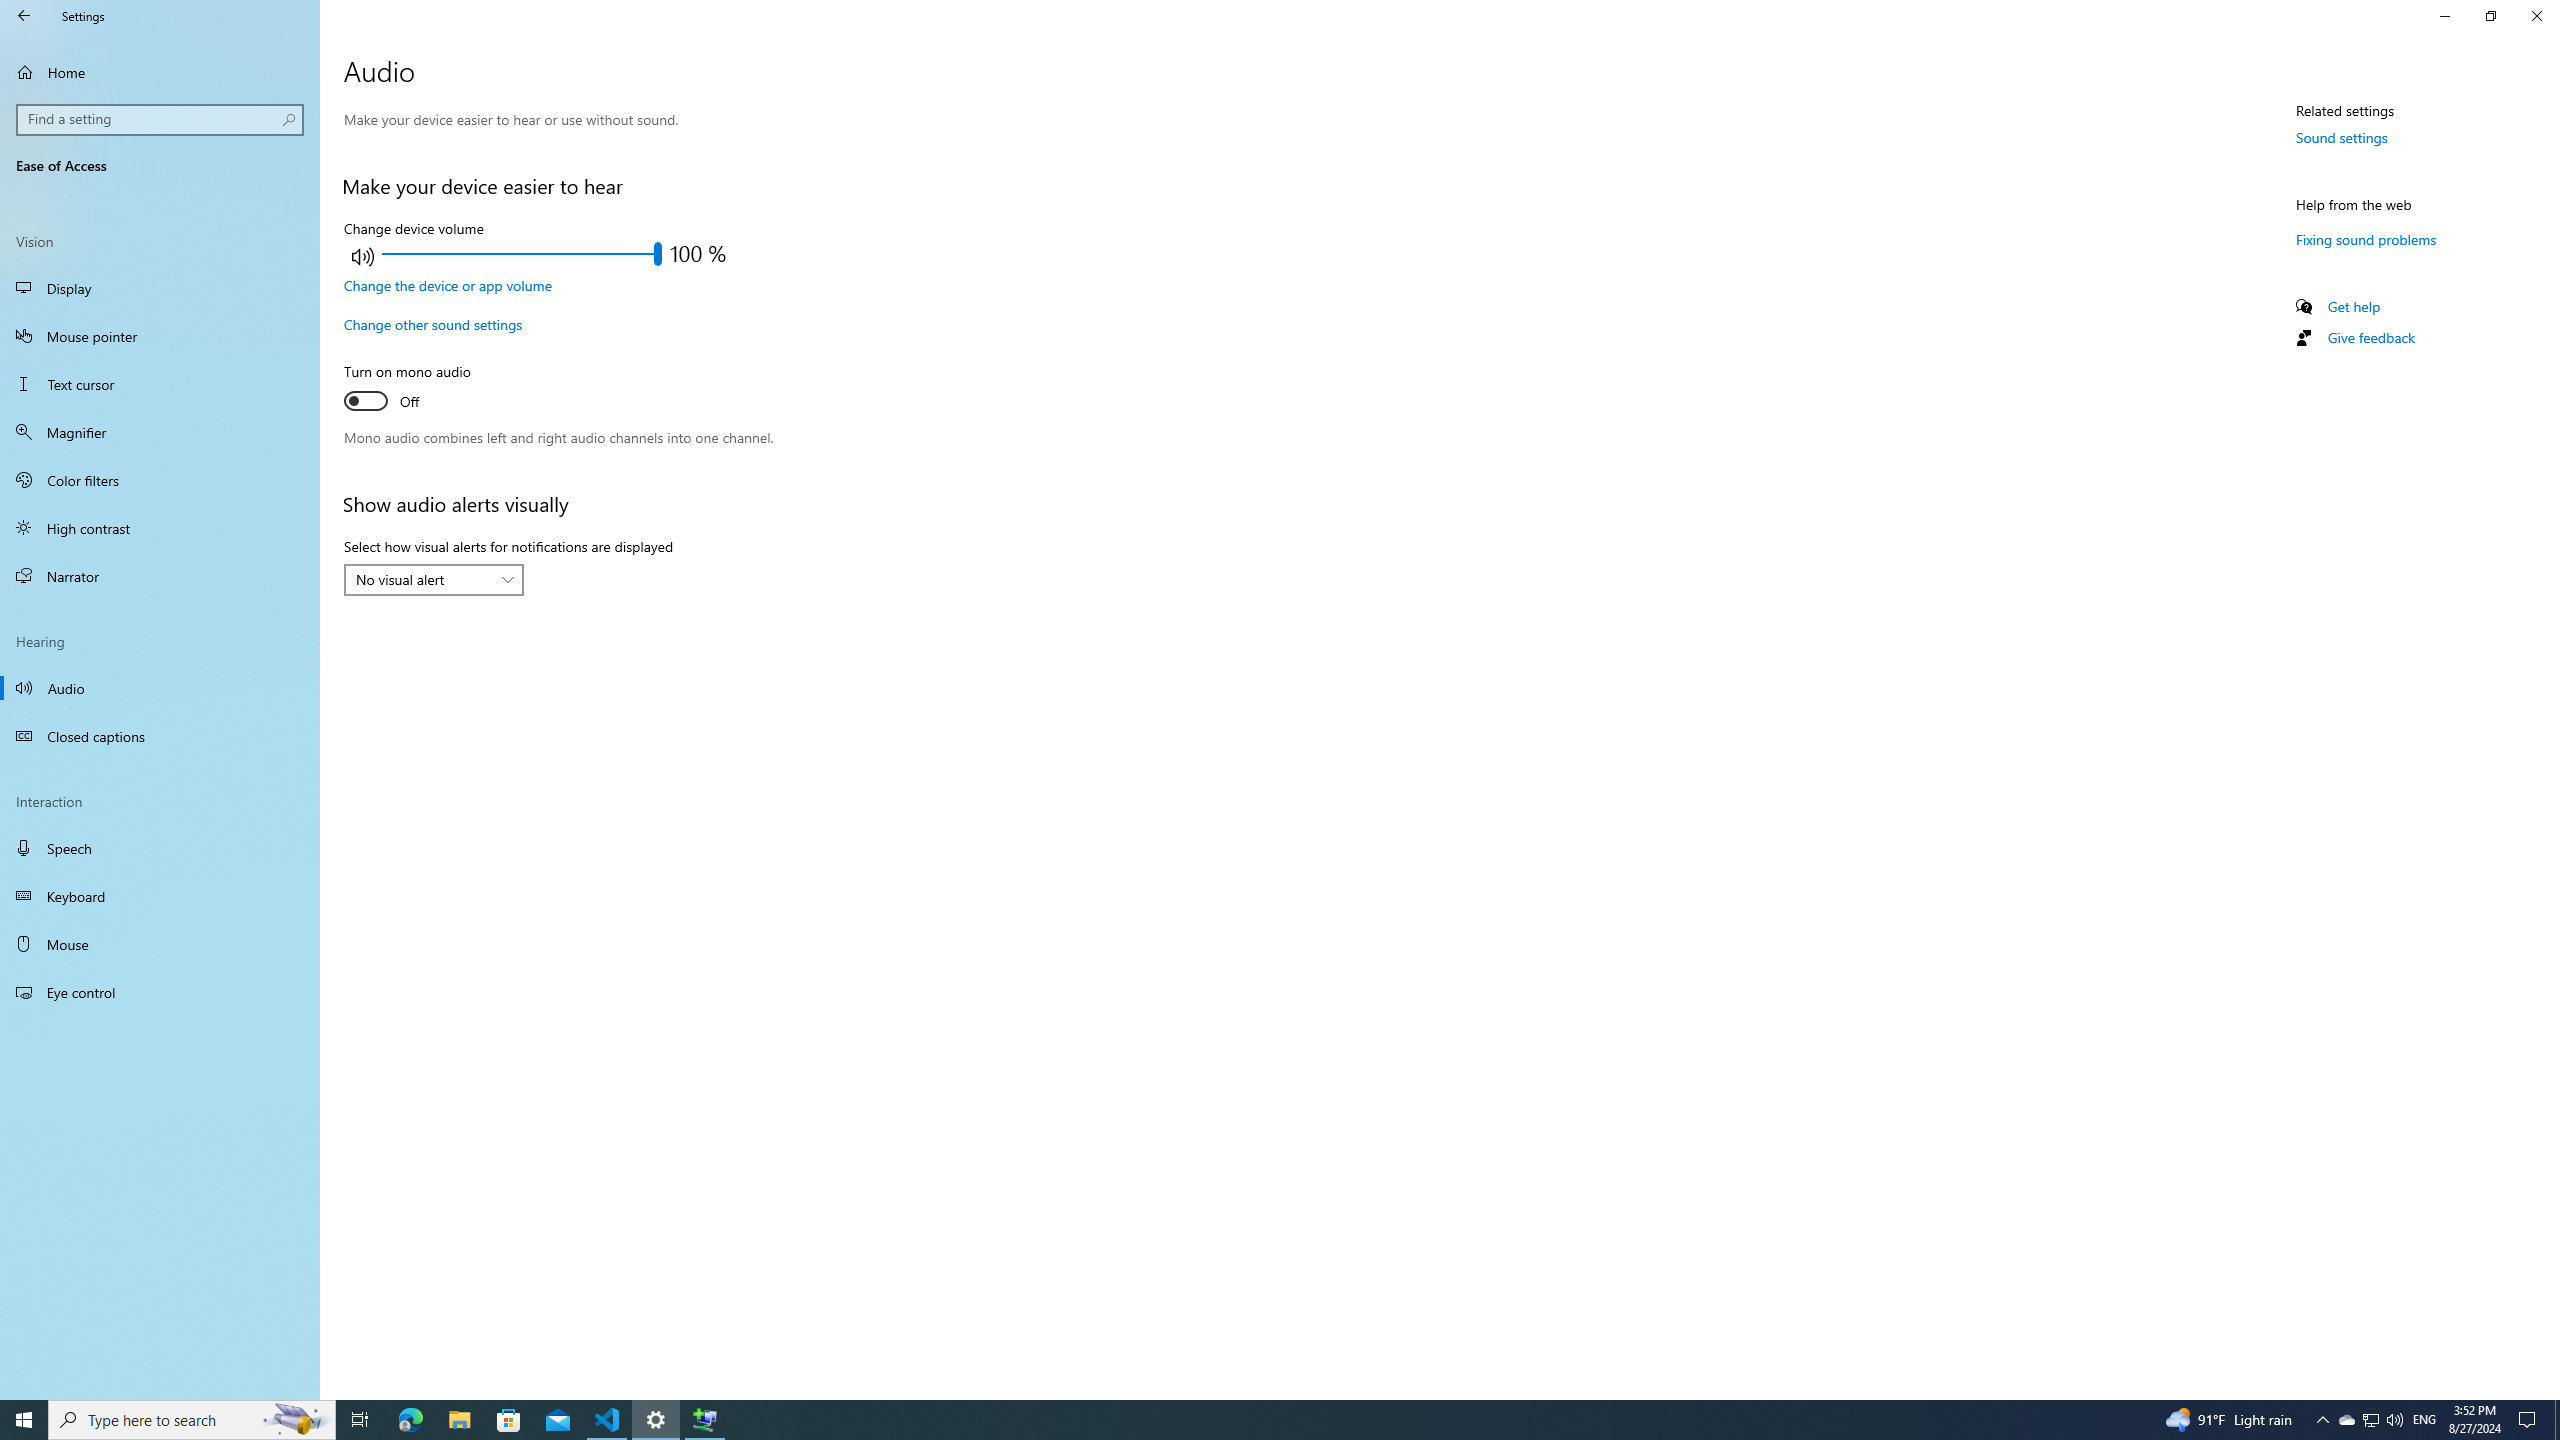 The image size is (2560, 1440). What do you see at coordinates (159, 896) in the screenshot?
I see `'Keyboard'` at bounding box center [159, 896].